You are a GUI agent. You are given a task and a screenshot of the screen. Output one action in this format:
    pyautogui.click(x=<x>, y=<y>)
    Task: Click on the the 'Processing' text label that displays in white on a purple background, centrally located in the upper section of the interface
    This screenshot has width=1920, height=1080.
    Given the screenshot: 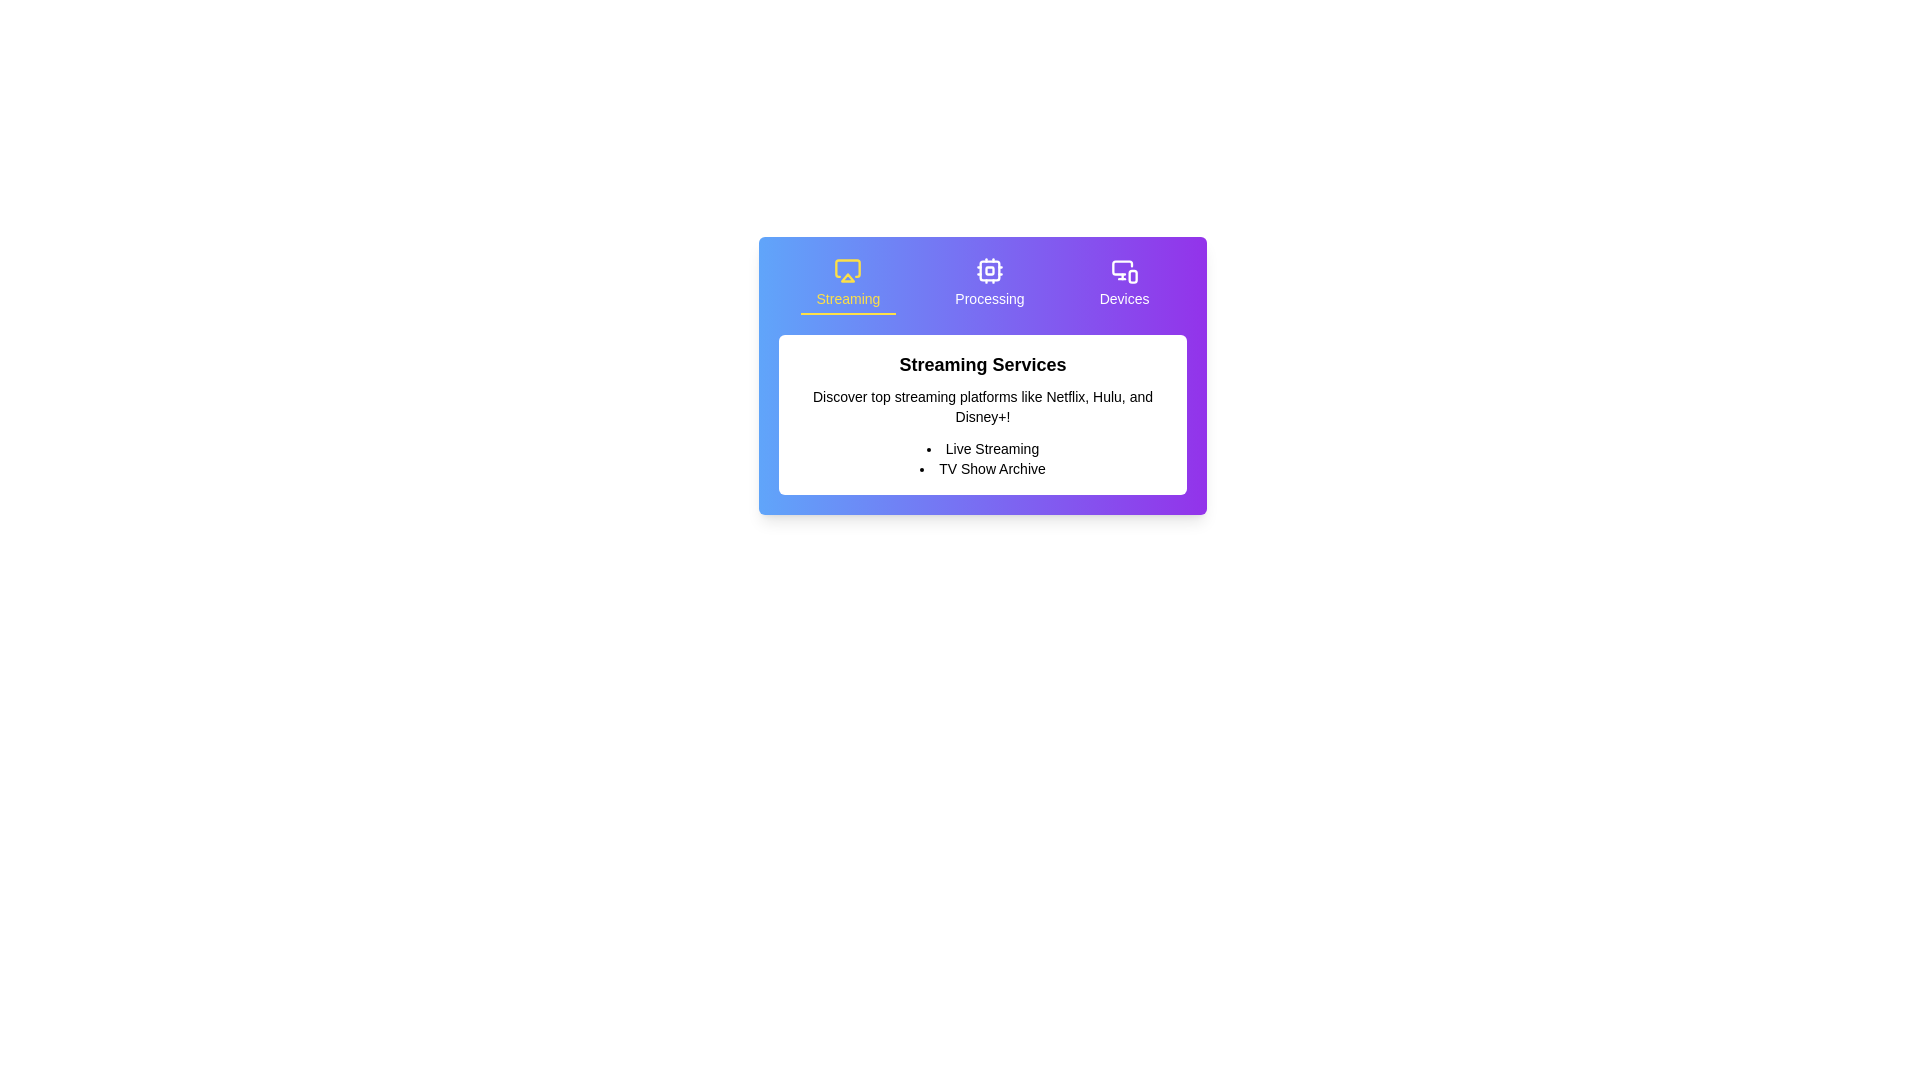 What is the action you would take?
    pyautogui.click(x=989, y=299)
    